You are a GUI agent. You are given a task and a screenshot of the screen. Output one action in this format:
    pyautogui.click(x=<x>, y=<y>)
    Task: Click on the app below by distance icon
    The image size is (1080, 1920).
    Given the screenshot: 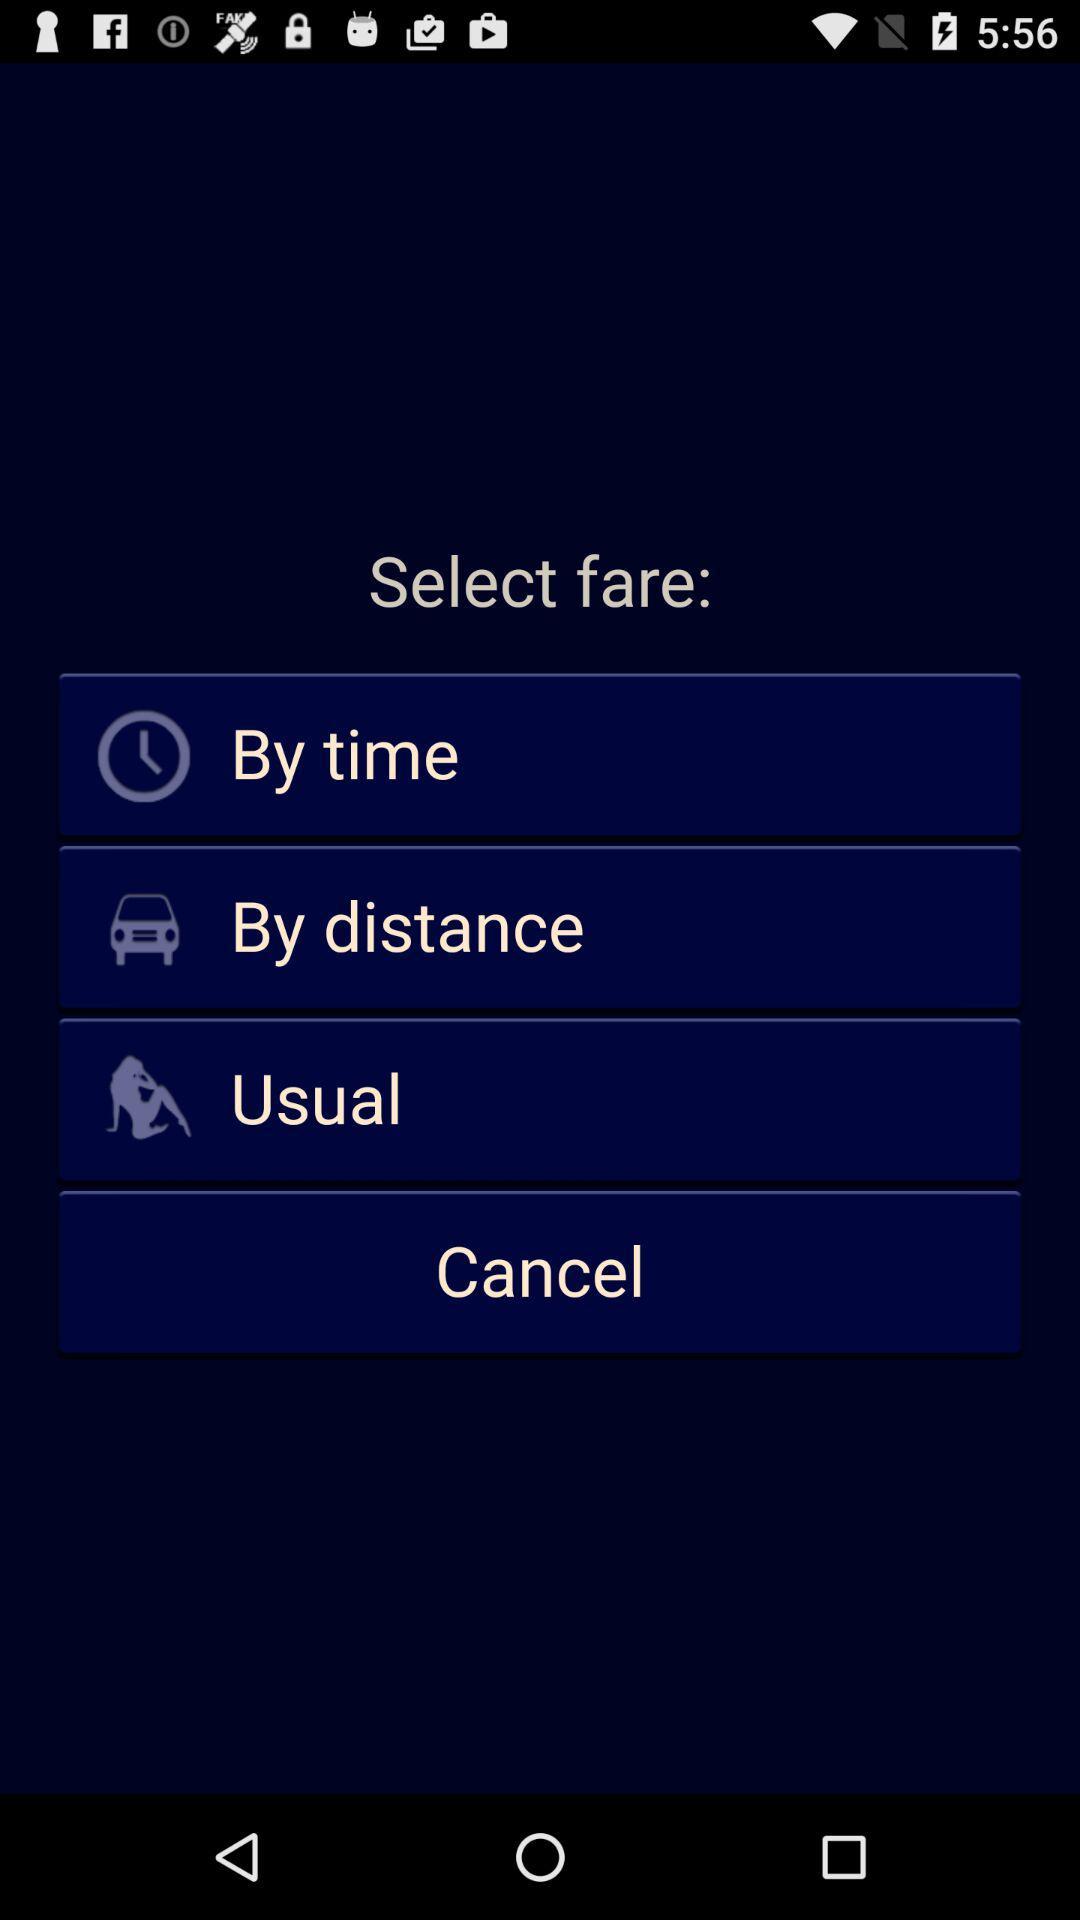 What is the action you would take?
    pyautogui.click(x=540, y=1099)
    